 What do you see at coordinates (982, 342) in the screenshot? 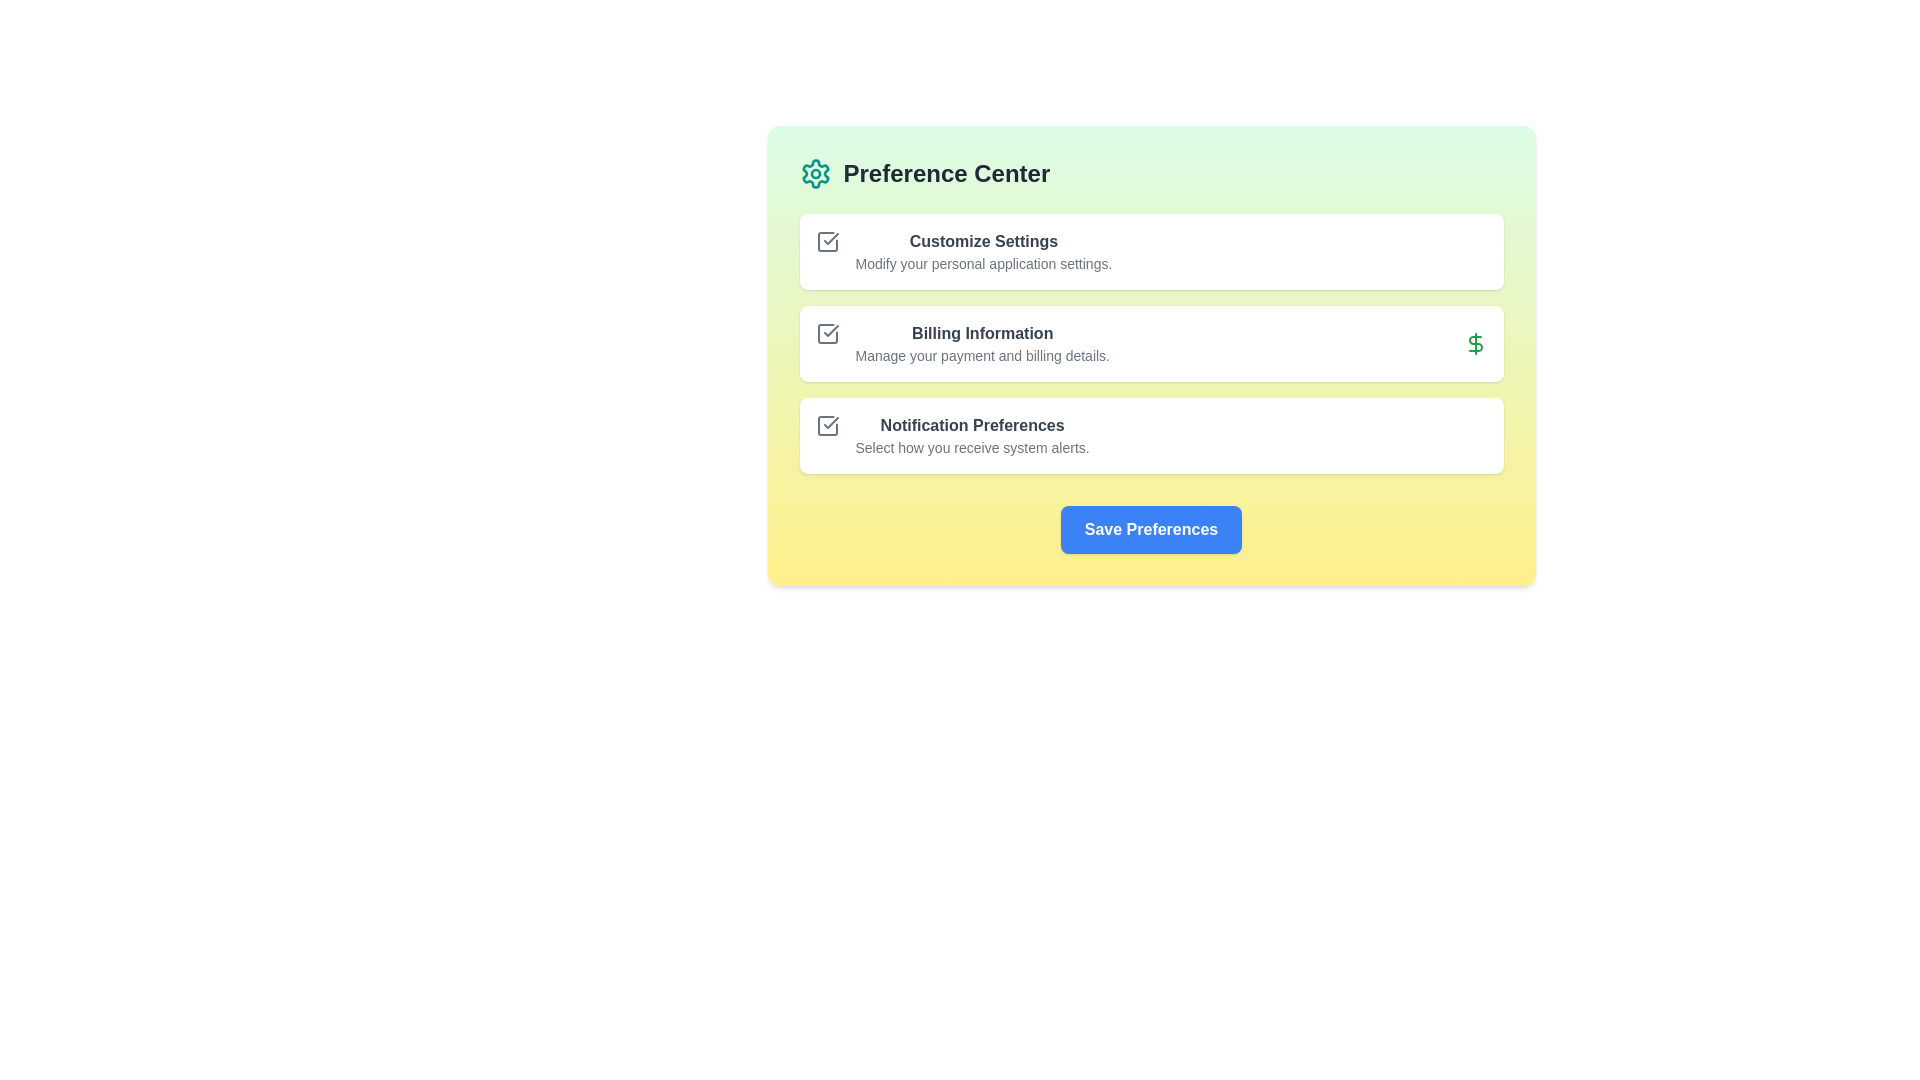
I see `text block containing the header and subtext that describes billing information settings, located in the middle section of the 'Preference Center' interface, specifically in the second row of options` at bounding box center [982, 342].